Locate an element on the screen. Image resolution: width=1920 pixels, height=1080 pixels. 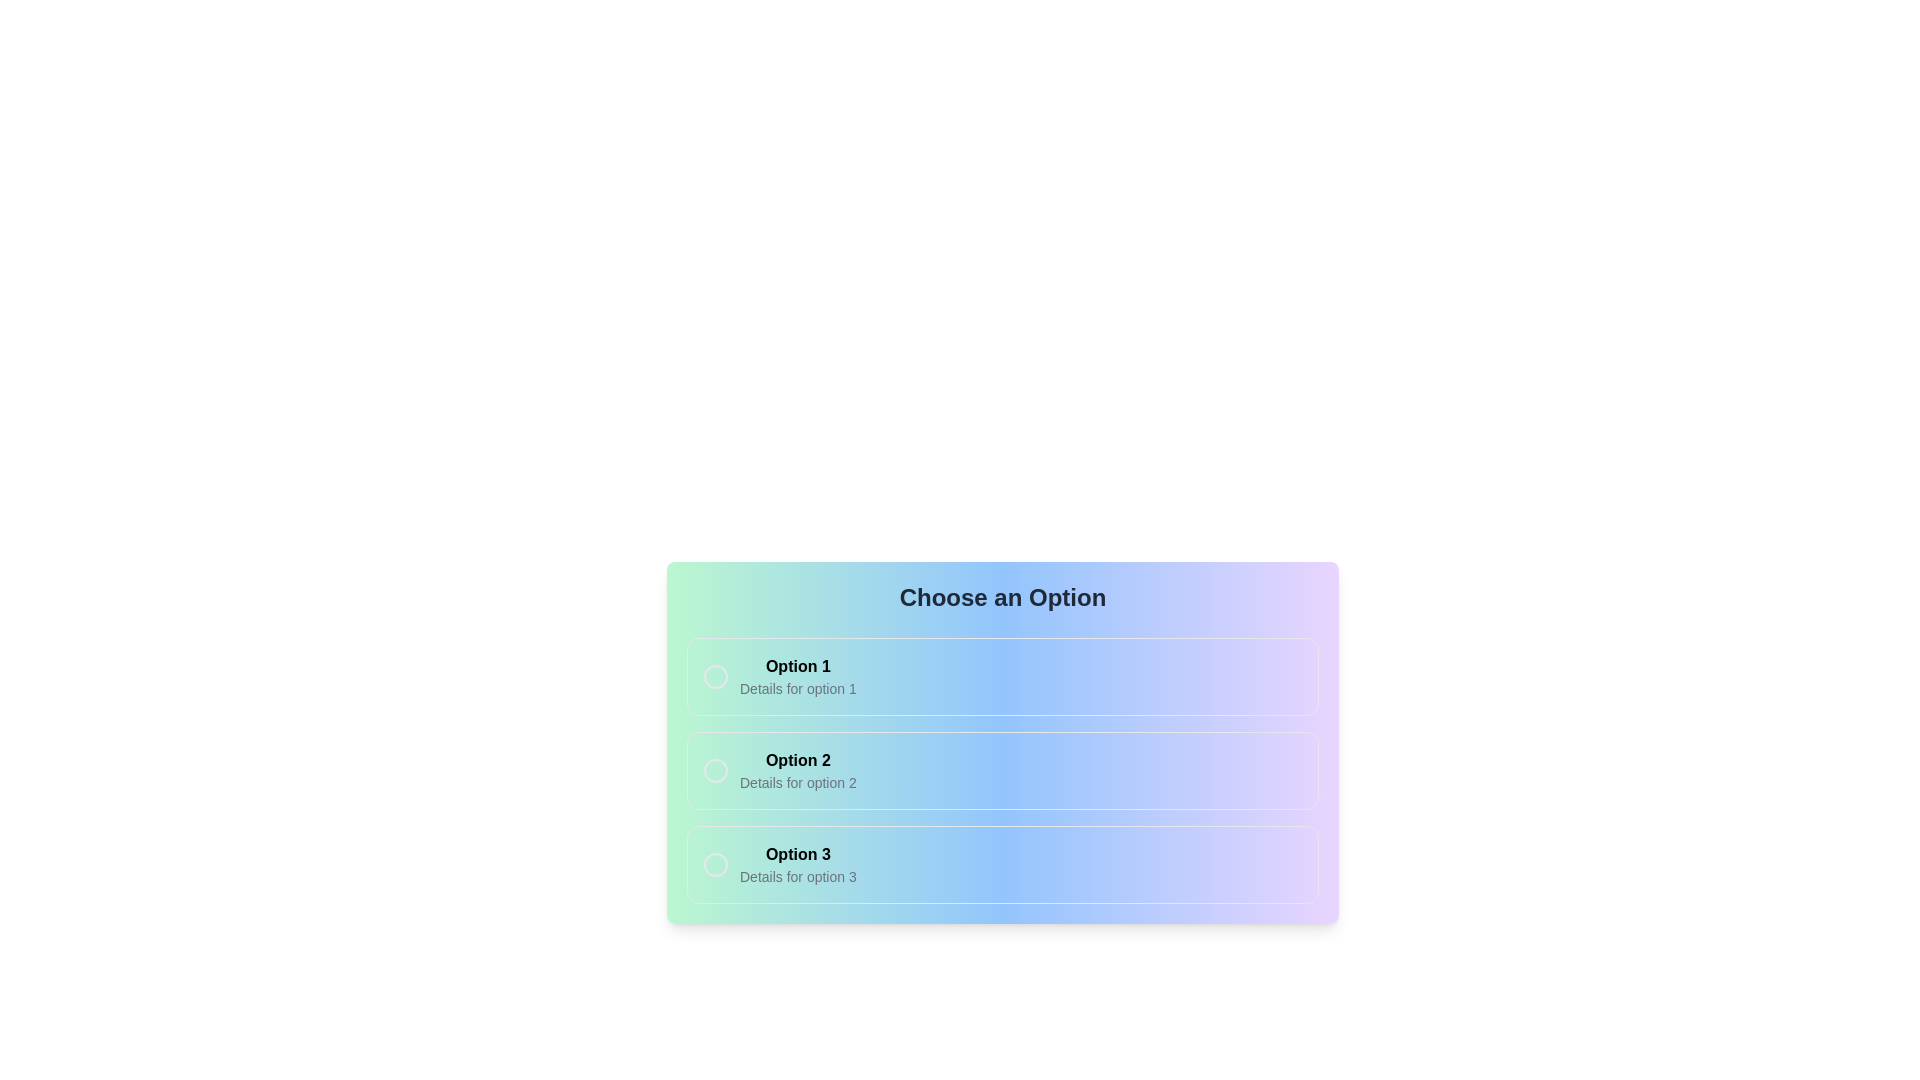
the second option button in the vertical list is located at coordinates (1003, 770).